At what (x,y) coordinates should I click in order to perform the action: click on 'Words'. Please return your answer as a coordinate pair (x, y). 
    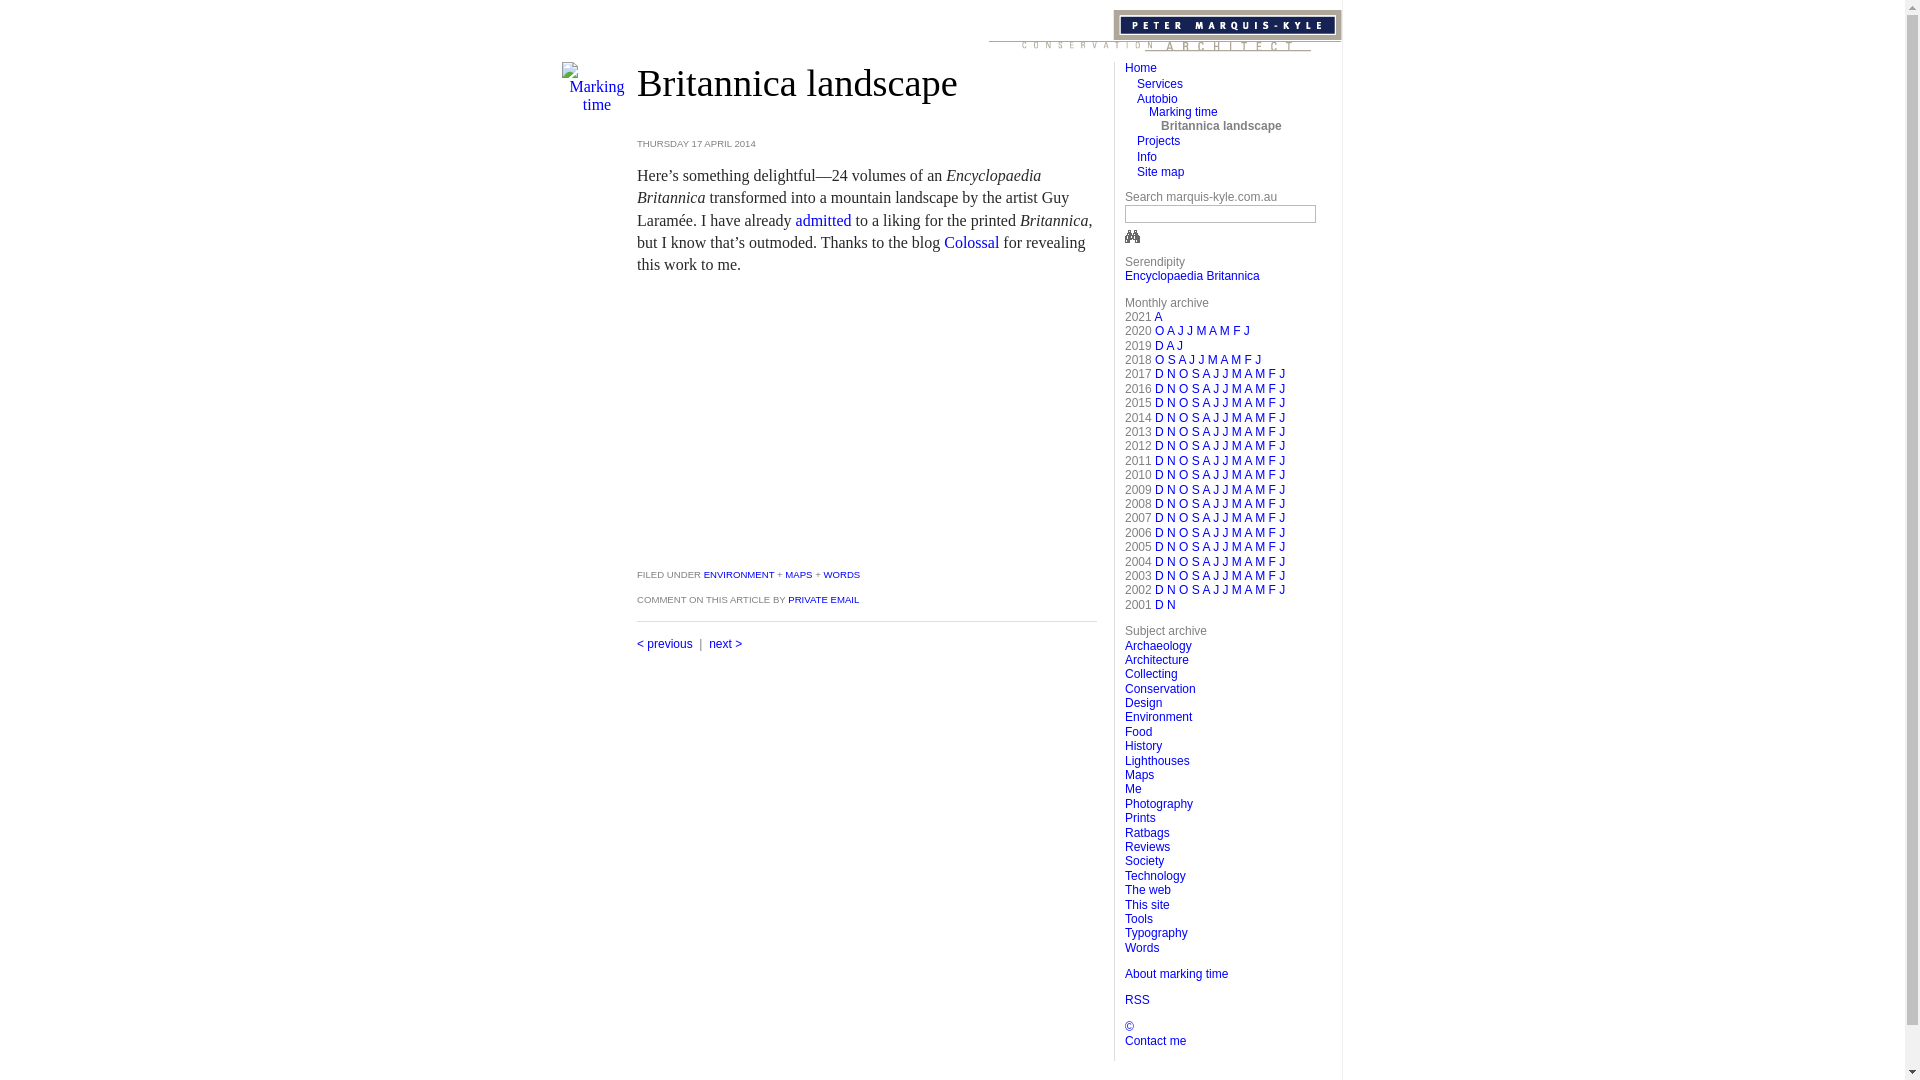
    Looking at the image, I should click on (1142, 947).